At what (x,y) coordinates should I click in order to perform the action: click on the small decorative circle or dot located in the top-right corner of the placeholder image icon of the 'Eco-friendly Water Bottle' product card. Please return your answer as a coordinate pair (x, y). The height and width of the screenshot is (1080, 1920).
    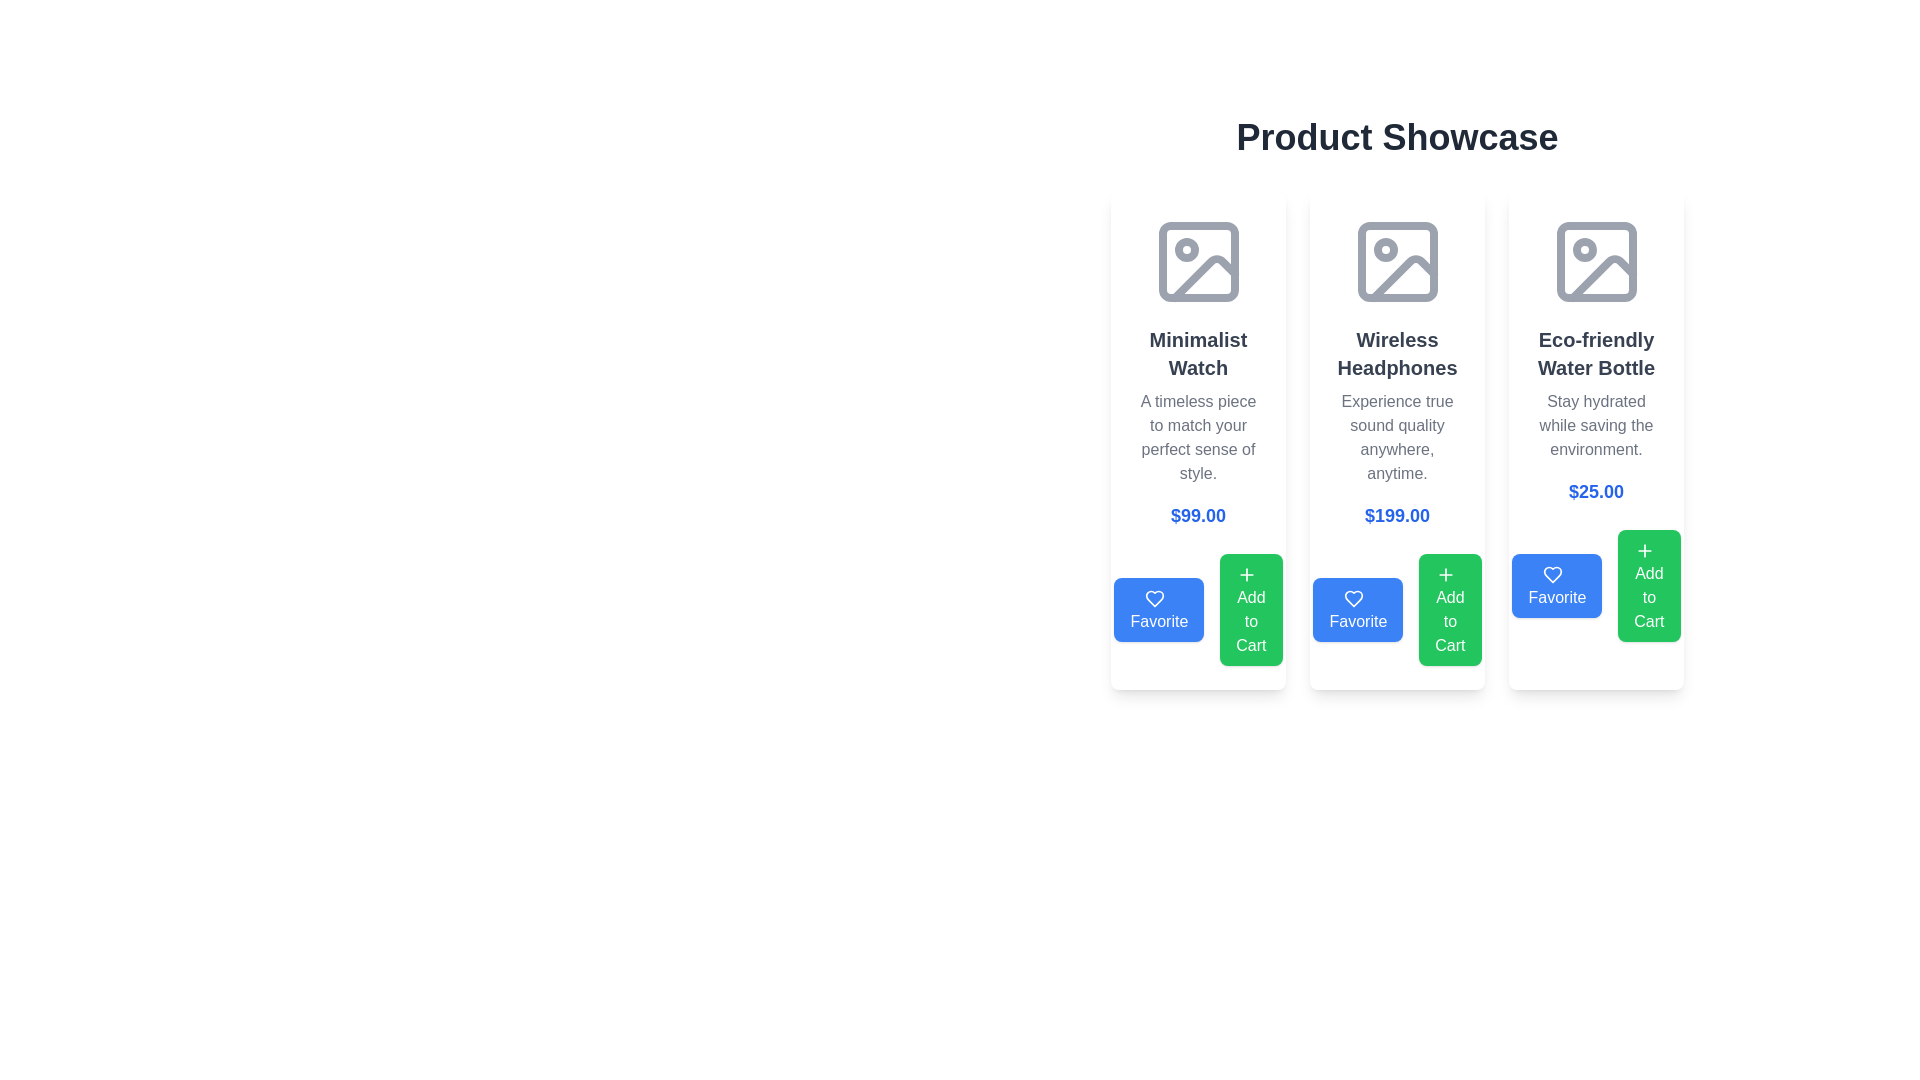
    Looking at the image, I should click on (1583, 249).